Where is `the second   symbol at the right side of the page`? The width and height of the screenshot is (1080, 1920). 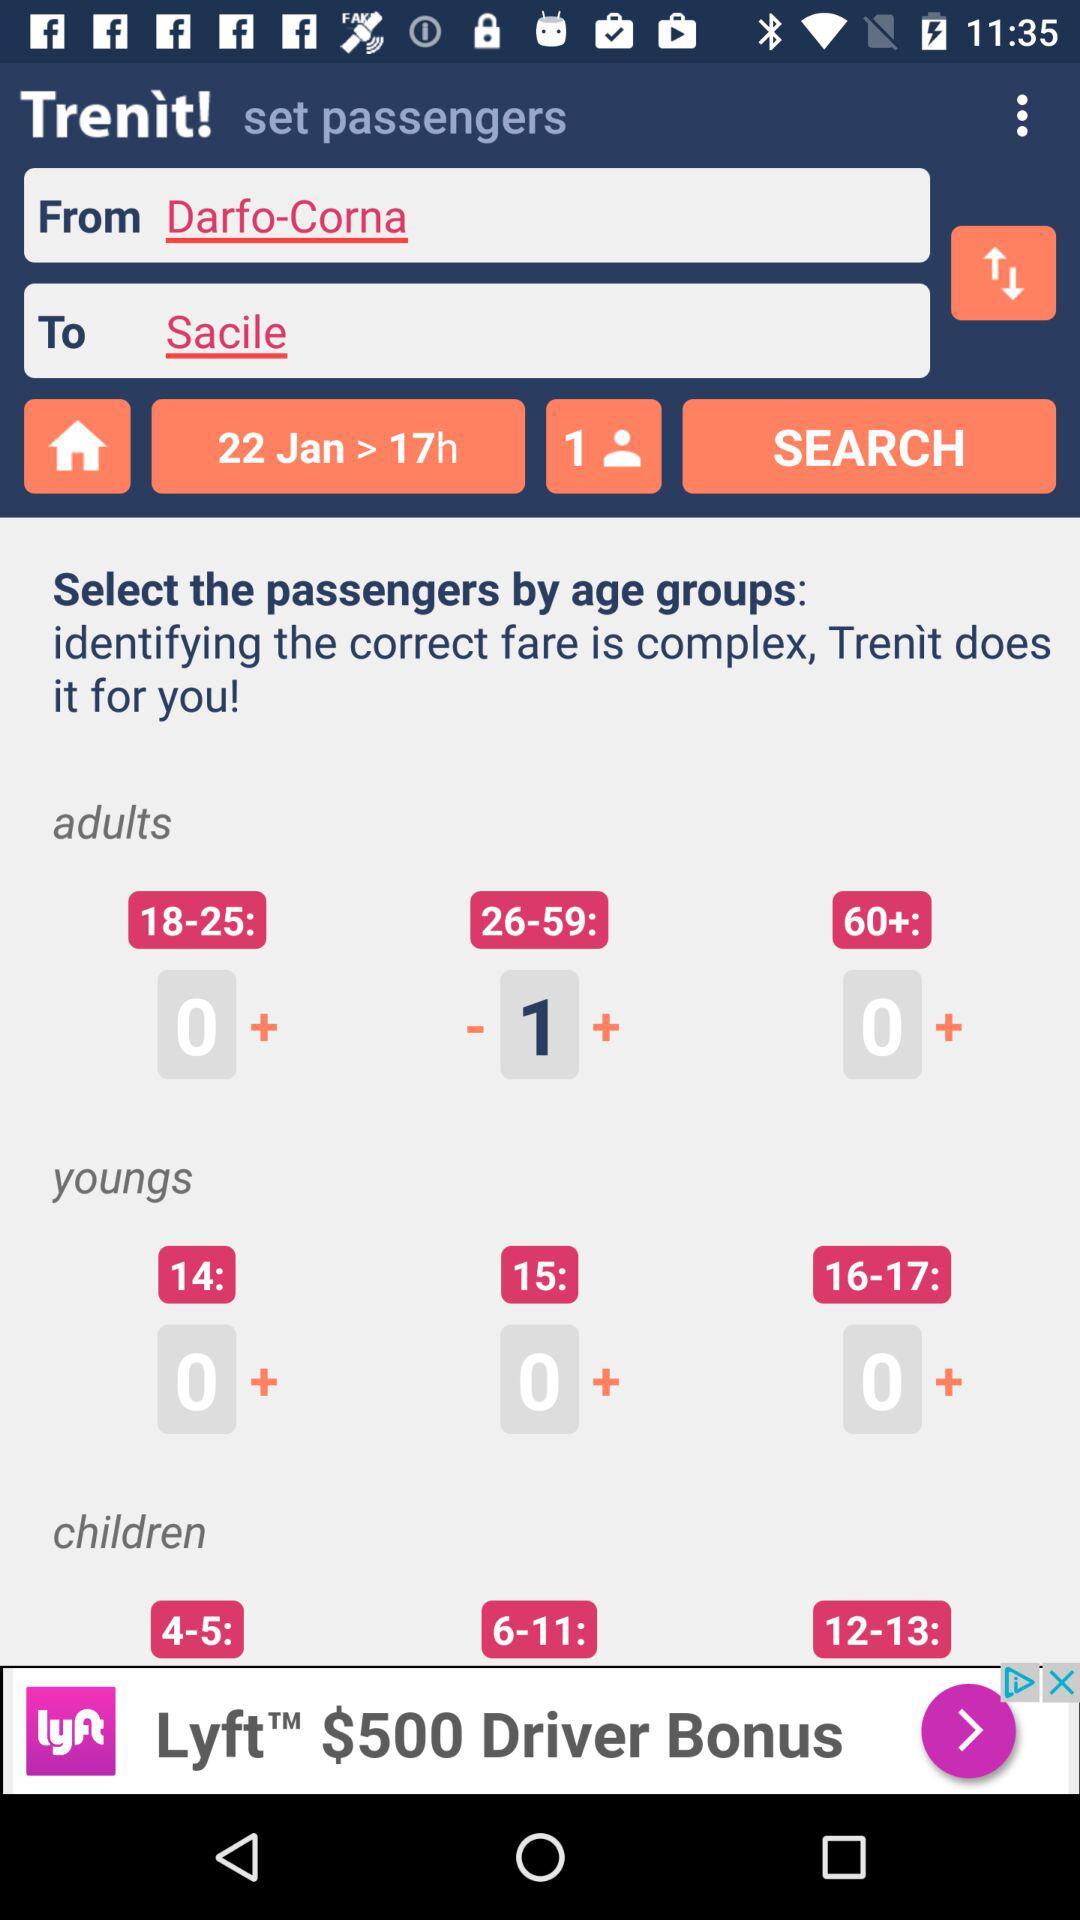 the second   symbol at the right side of the page is located at coordinates (959, 1378).